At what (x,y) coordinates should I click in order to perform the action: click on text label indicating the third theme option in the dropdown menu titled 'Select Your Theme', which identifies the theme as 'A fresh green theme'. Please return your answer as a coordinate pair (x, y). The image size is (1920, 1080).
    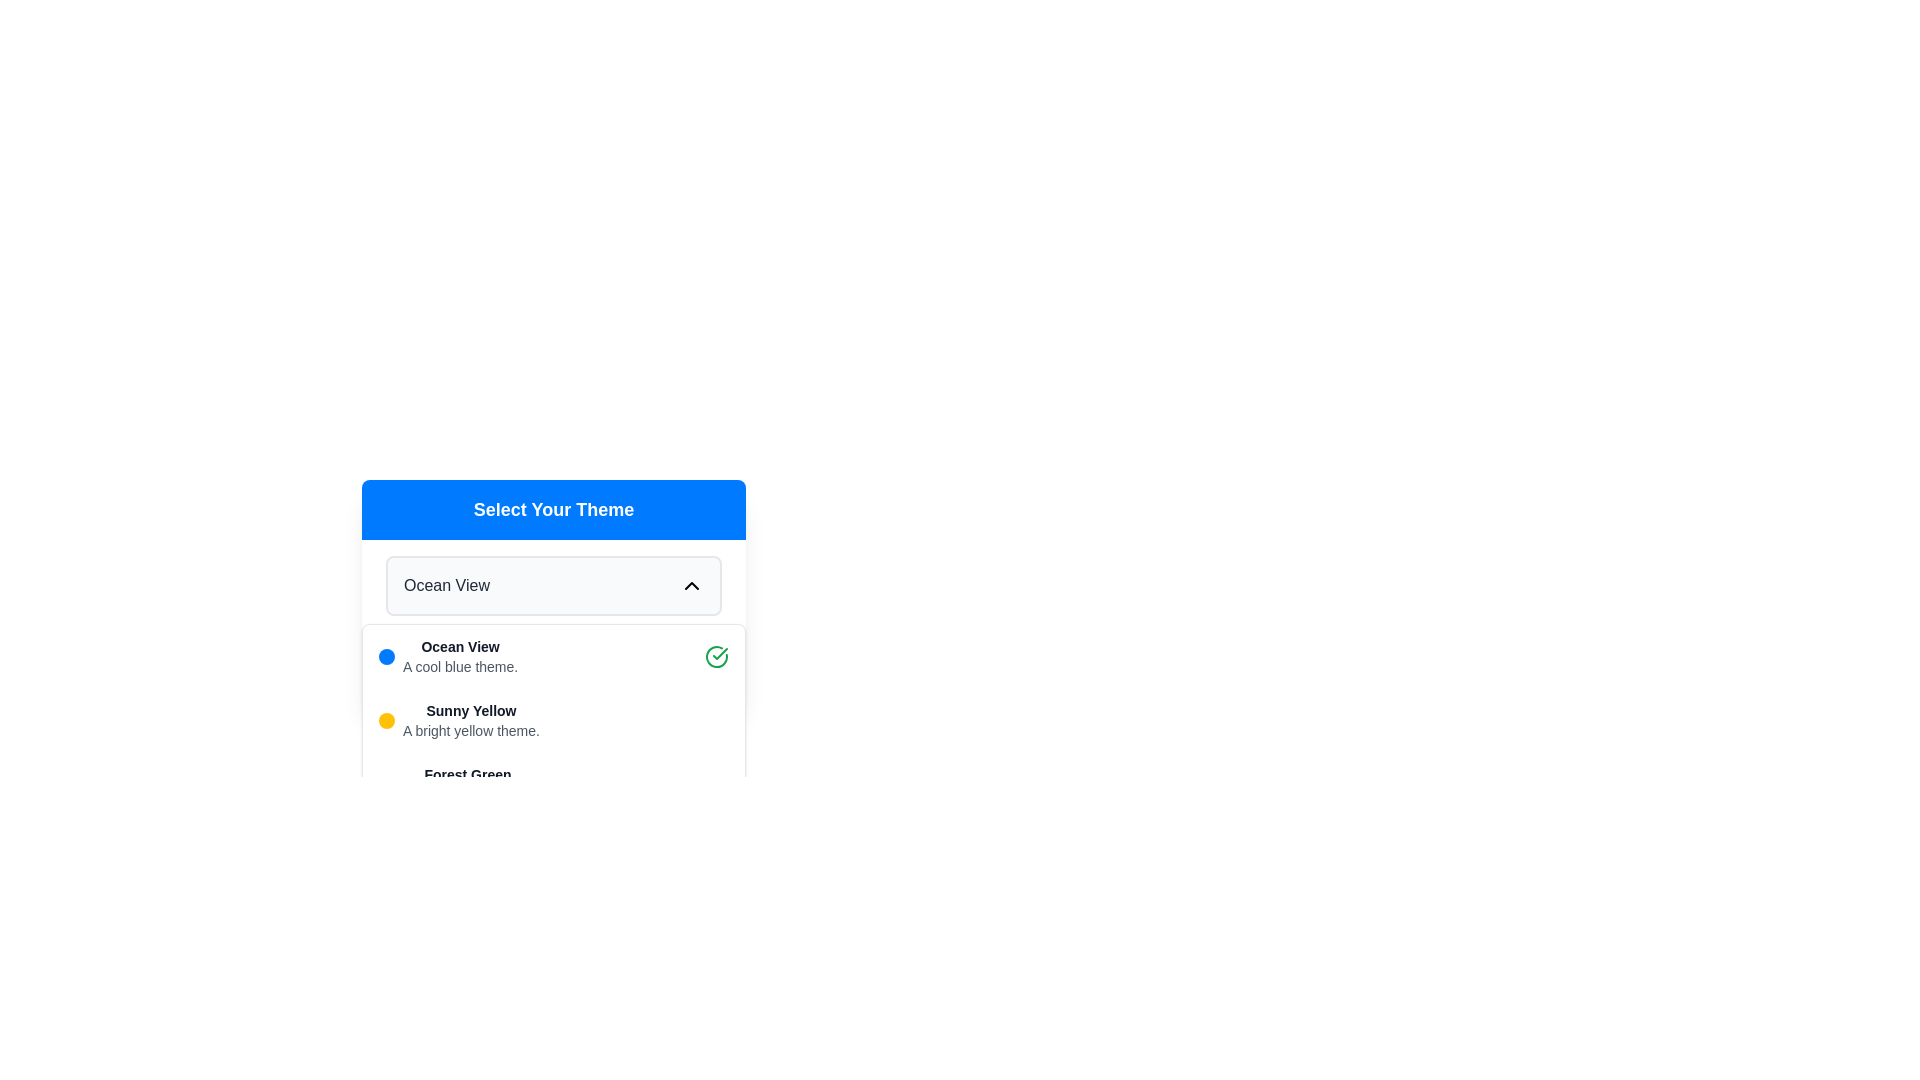
    Looking at the image, I should click on (466, 774).